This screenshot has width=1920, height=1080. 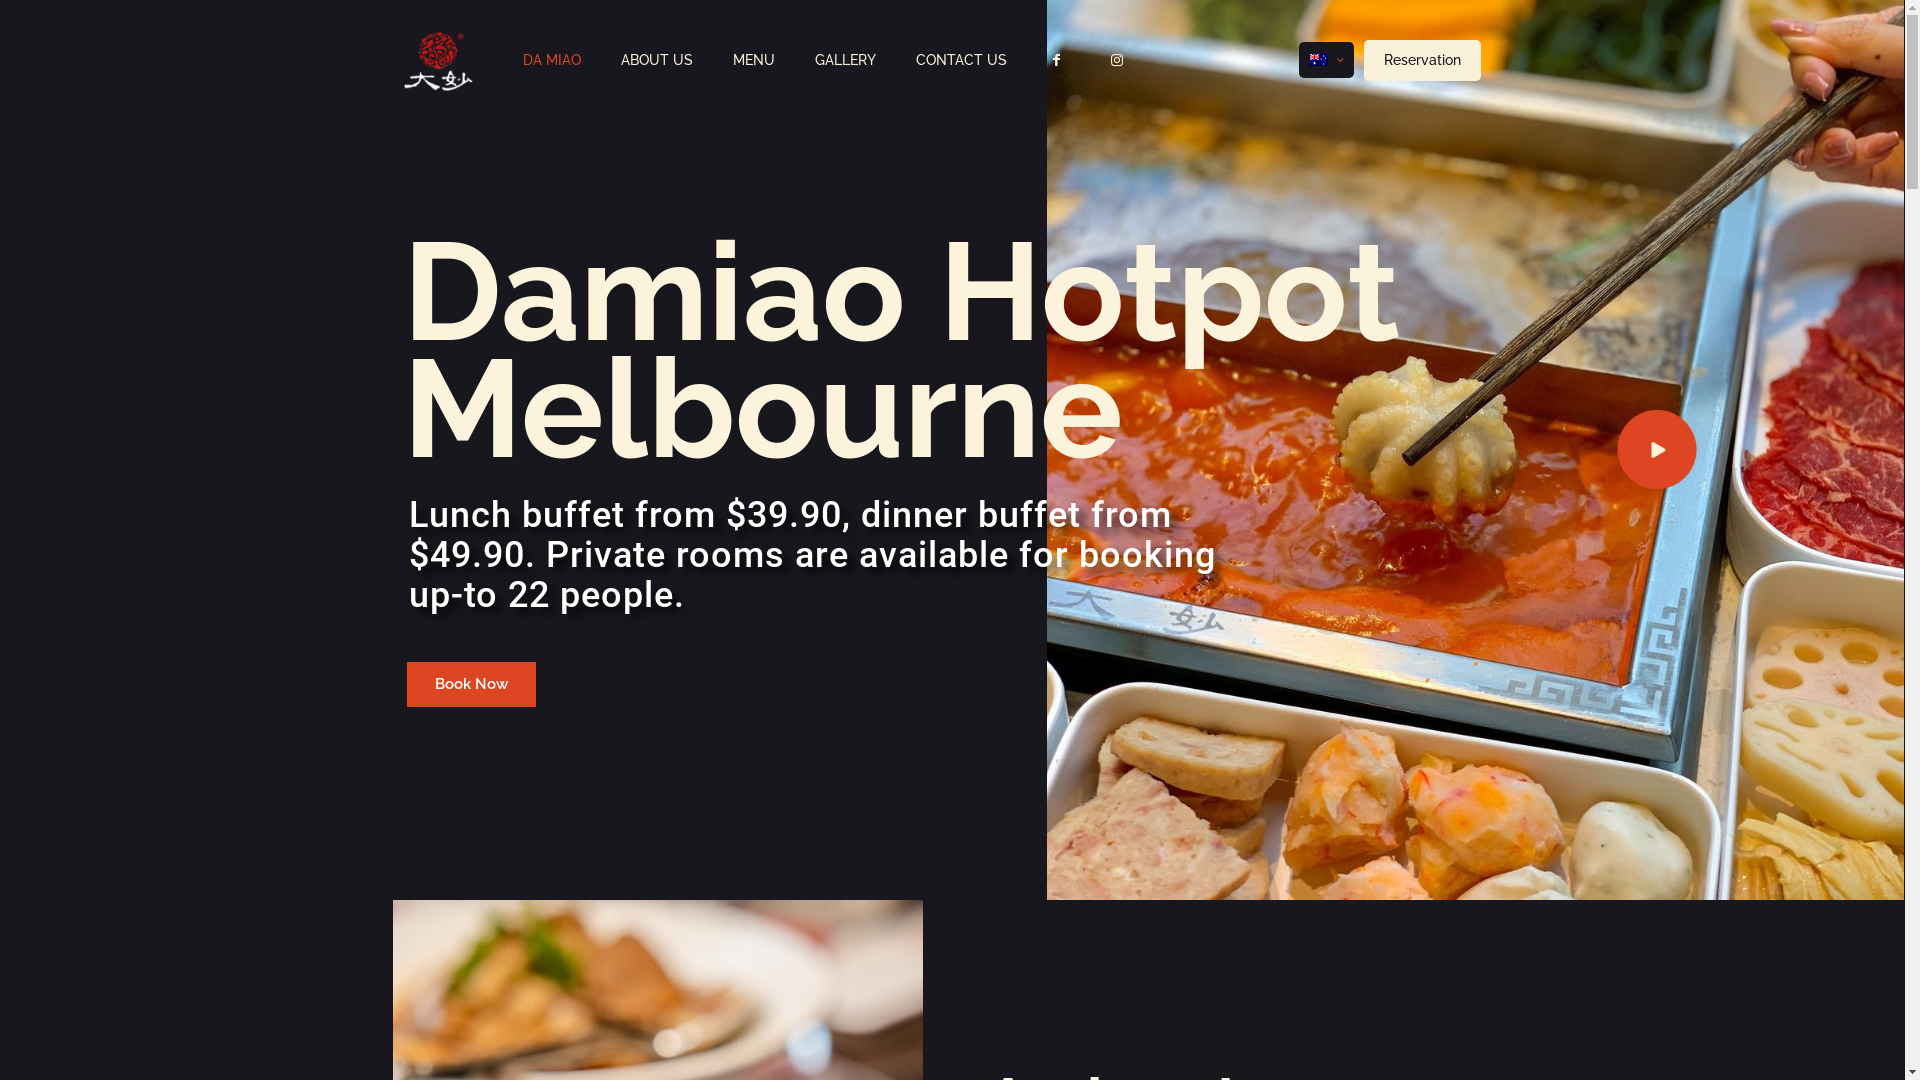 What do you see at coordinates (657, 59) in the screenshot?
I see `'ABOUT US'` at bounding box center [657, 59].